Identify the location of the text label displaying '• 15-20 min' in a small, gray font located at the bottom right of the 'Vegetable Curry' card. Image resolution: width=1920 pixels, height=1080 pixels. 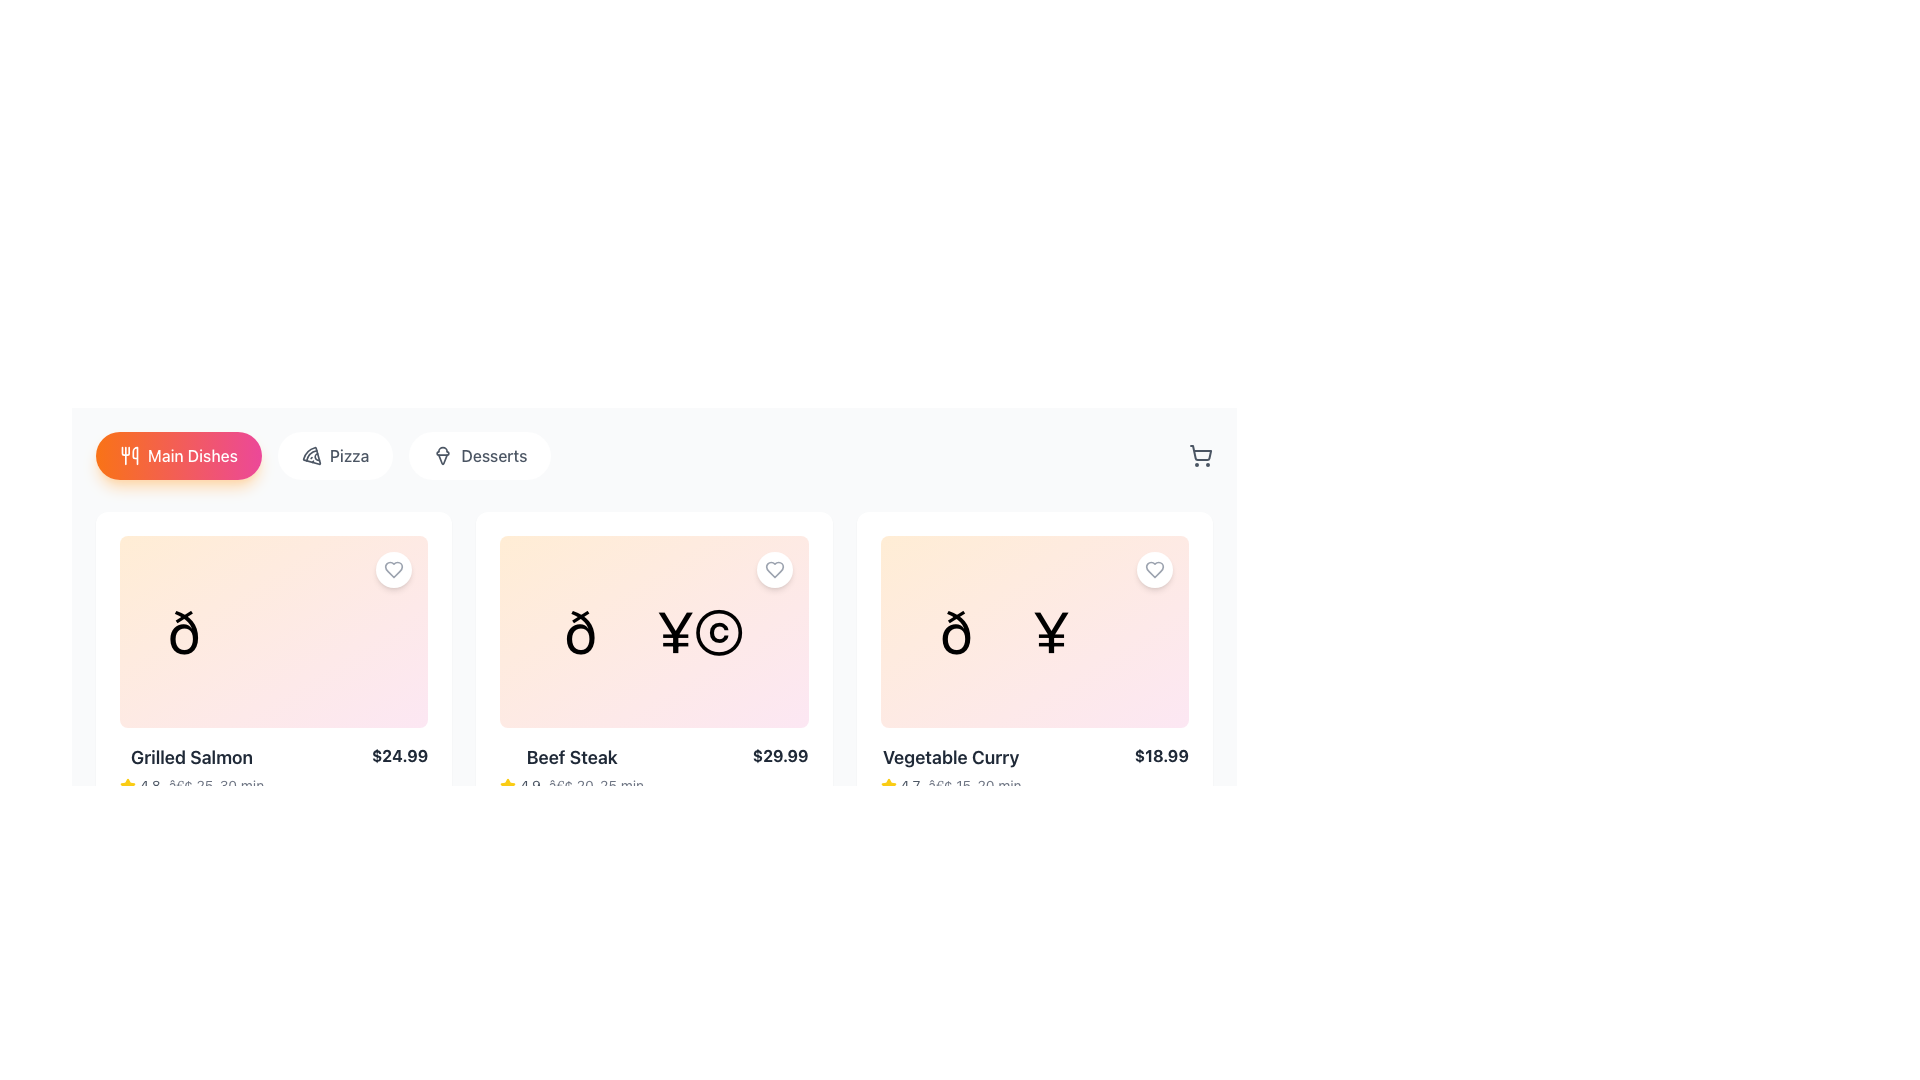
(974, 785).